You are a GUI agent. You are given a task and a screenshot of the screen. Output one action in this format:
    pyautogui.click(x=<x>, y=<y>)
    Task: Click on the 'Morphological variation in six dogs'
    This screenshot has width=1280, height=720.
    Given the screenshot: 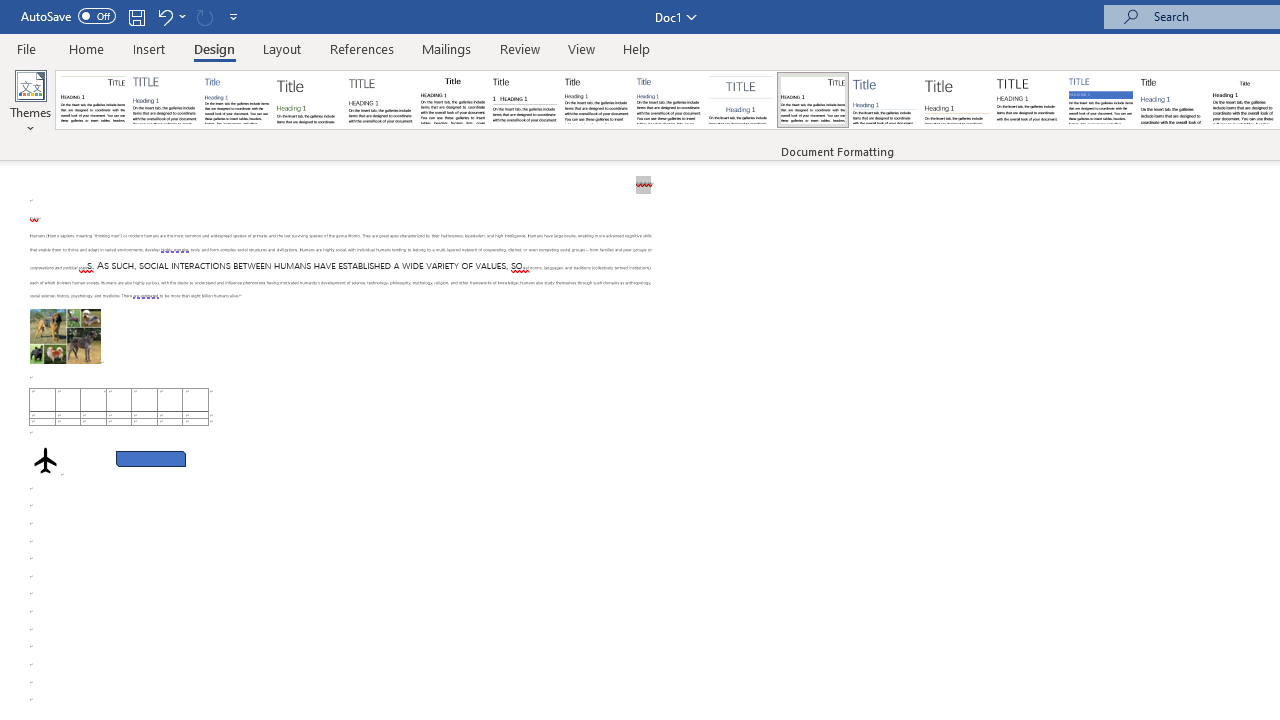 What is the action you would take?
    pyautogui.click(x=65, y=335)
    